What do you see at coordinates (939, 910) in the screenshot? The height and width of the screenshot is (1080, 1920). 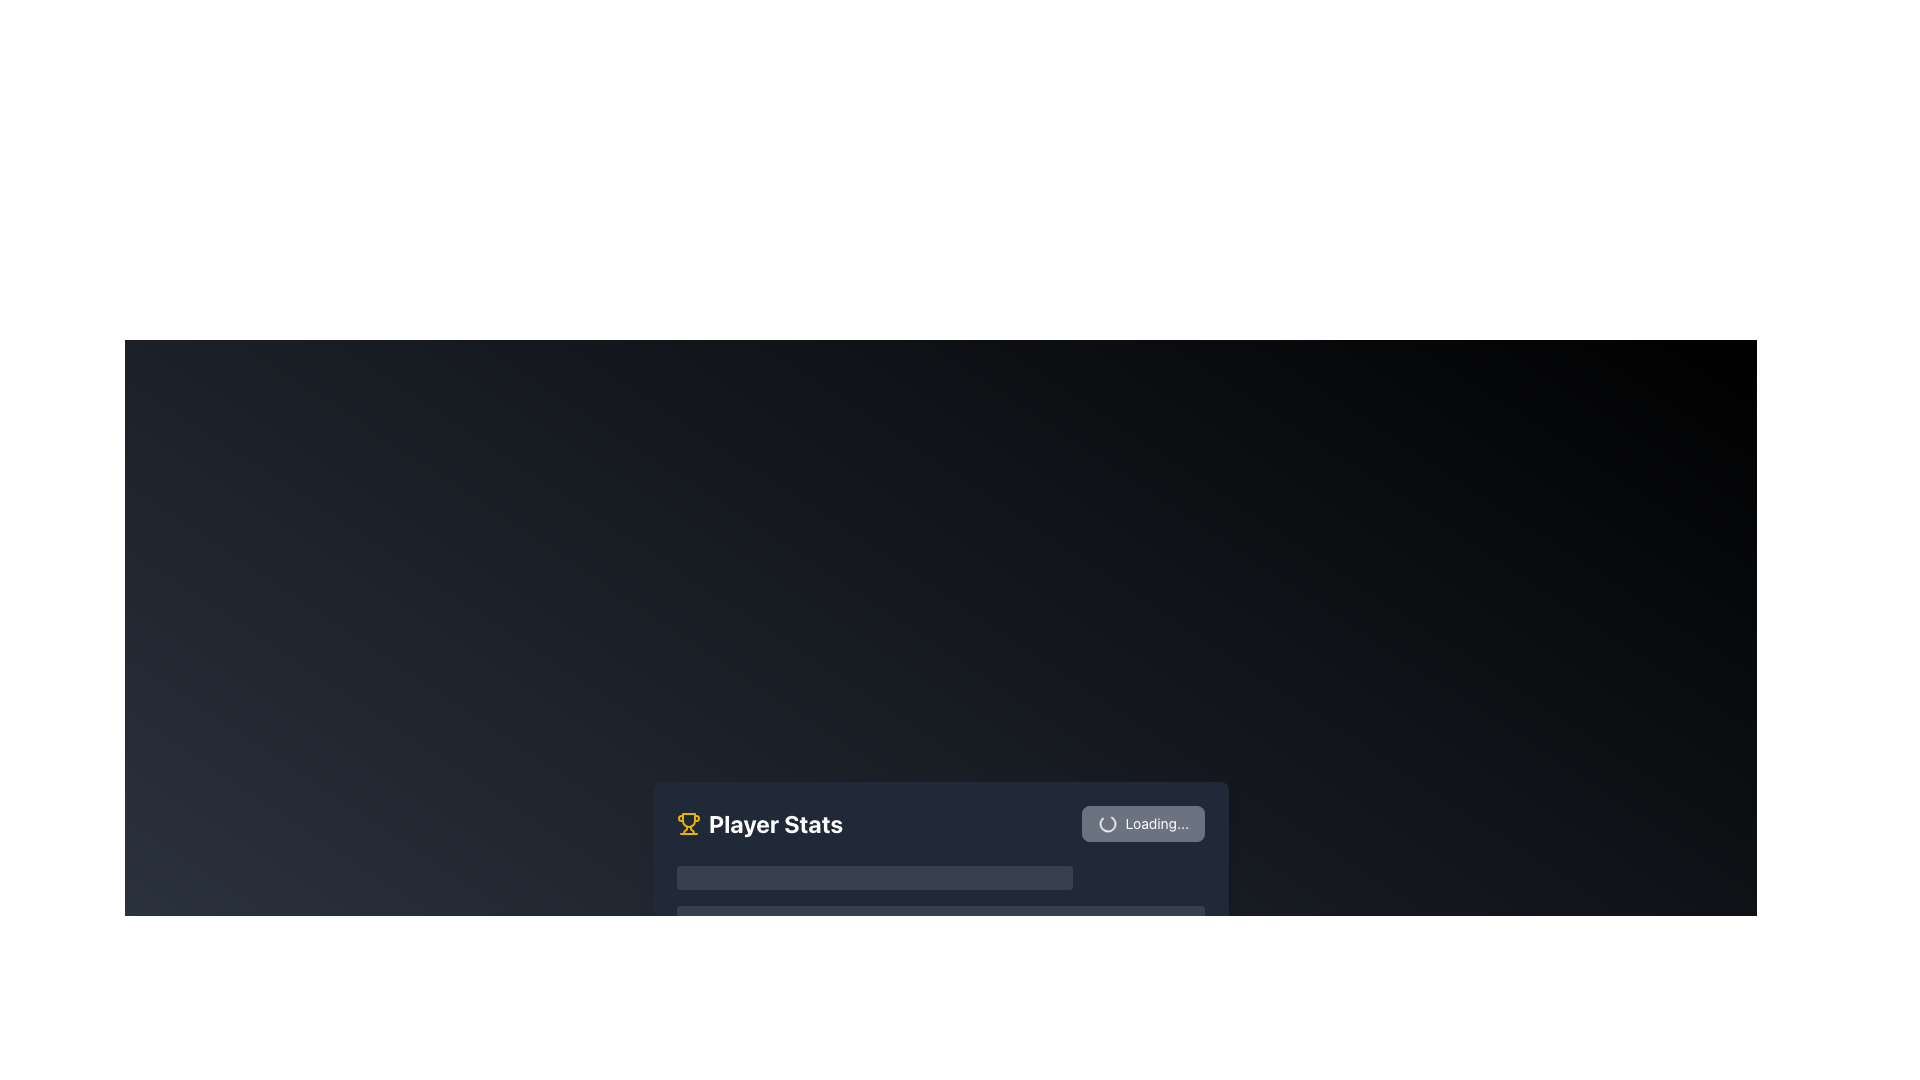 I see `the loading indicator located at the lower portion of the 'Player Stats' card with a 'Loading...' indicator on its top-right corner` at bounding box center [939, 910].